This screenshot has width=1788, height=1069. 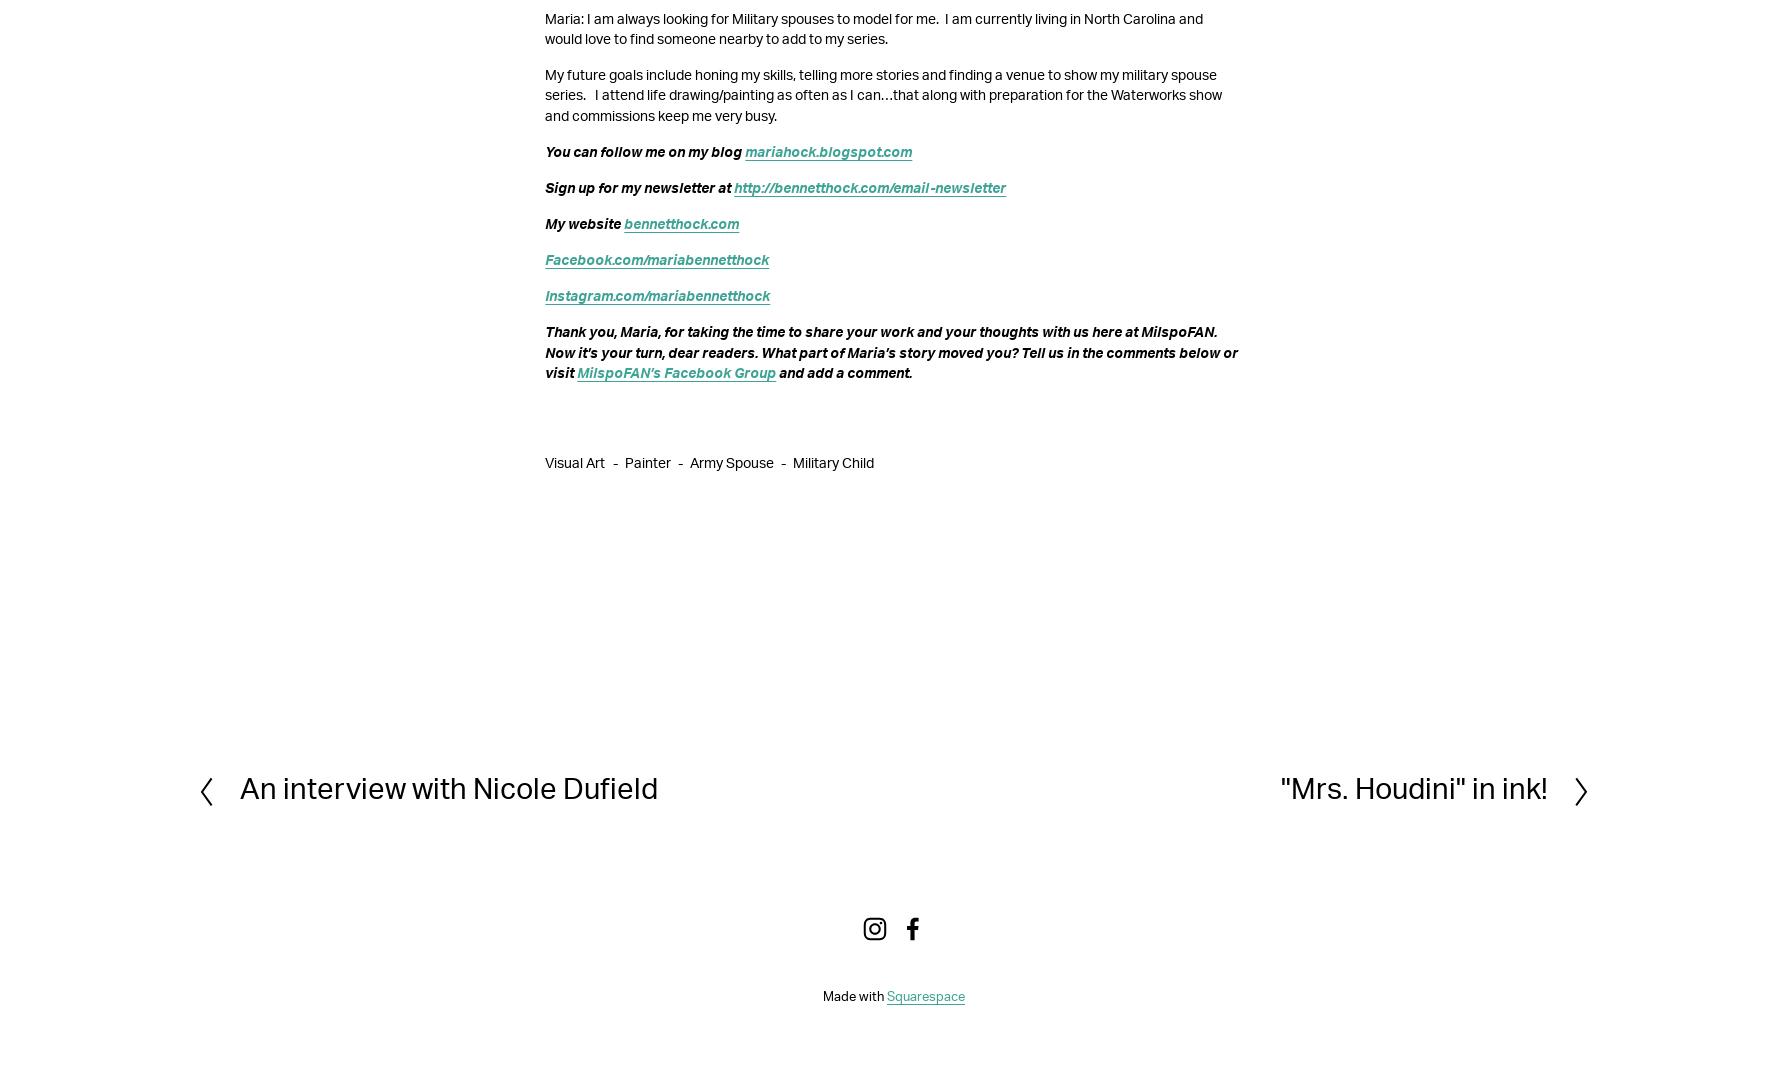 I want to click on 'Painter', so click(x=647, y=461).